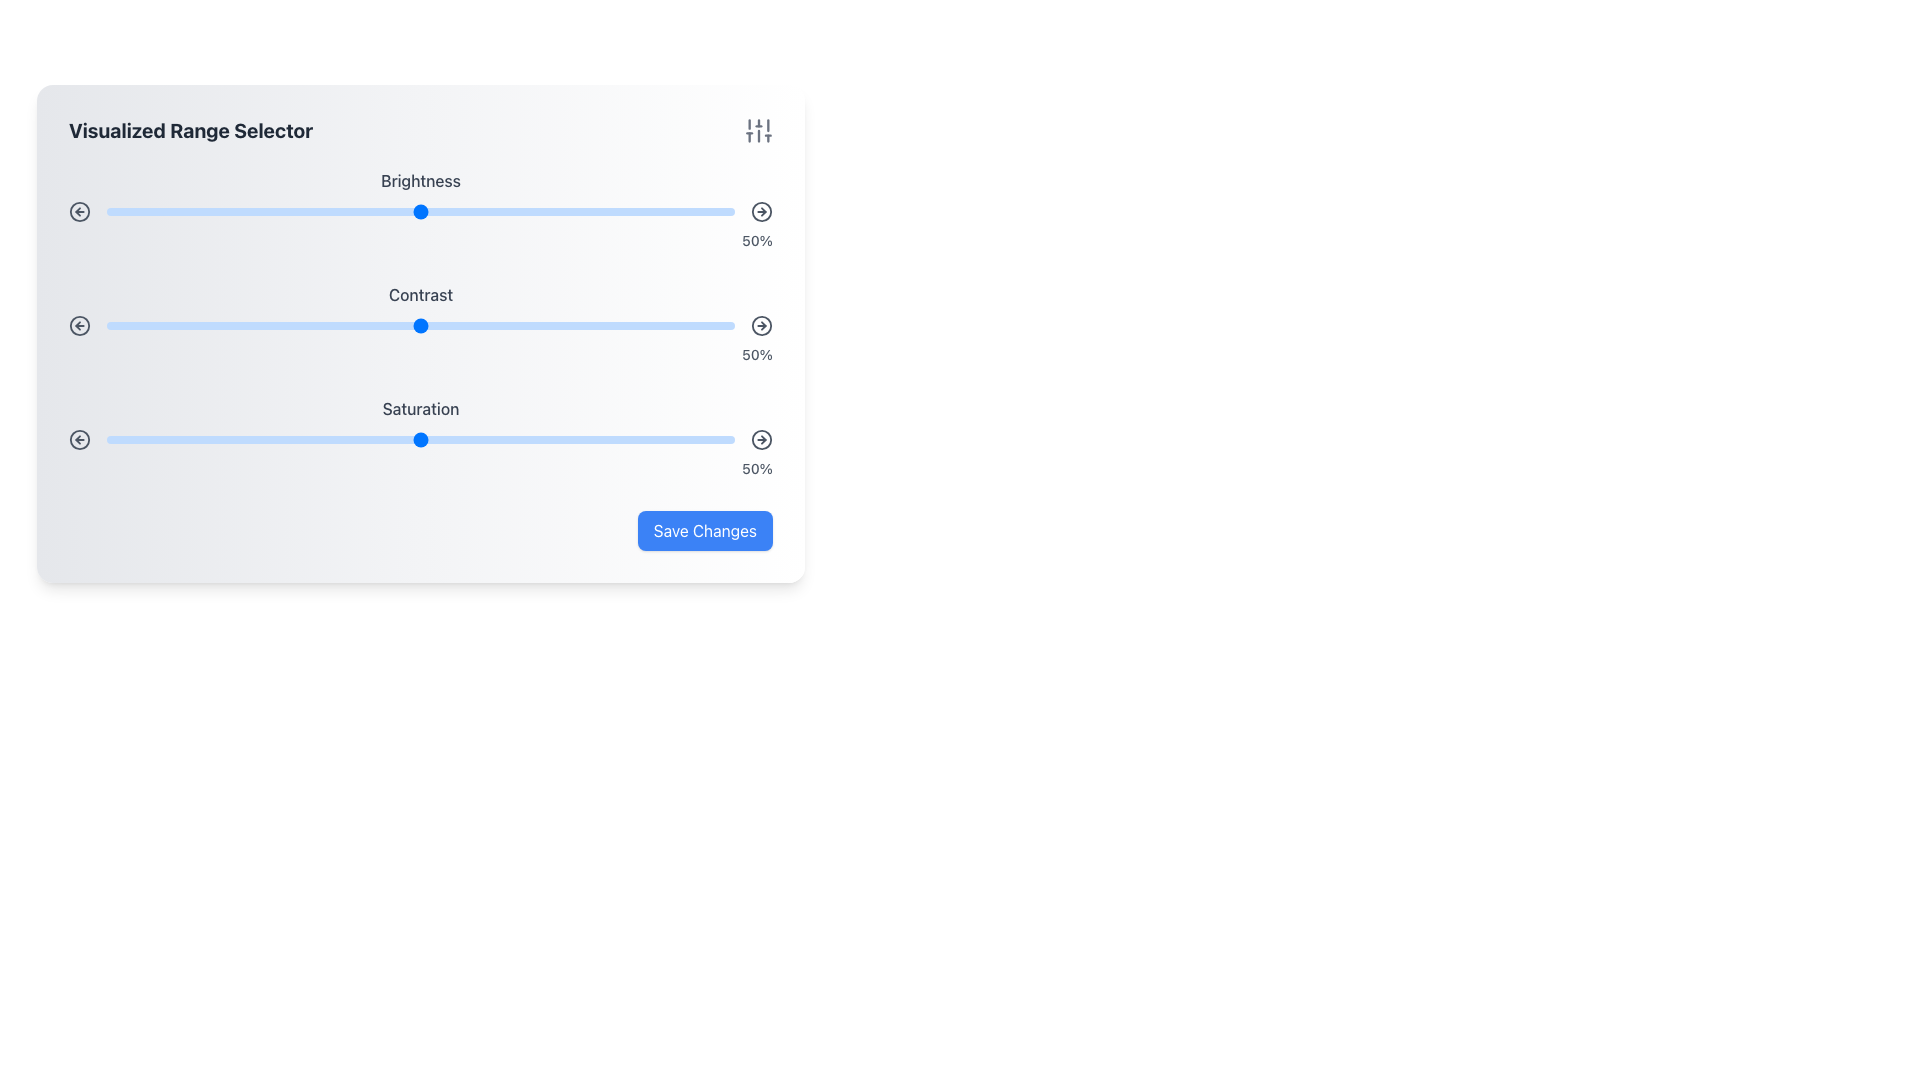 This screenshot has width=1920, height=1080. Describe the element at coordinates (80, 212) in the screenshot. I see `the decrement button in the 'Brightness' section` at that location.